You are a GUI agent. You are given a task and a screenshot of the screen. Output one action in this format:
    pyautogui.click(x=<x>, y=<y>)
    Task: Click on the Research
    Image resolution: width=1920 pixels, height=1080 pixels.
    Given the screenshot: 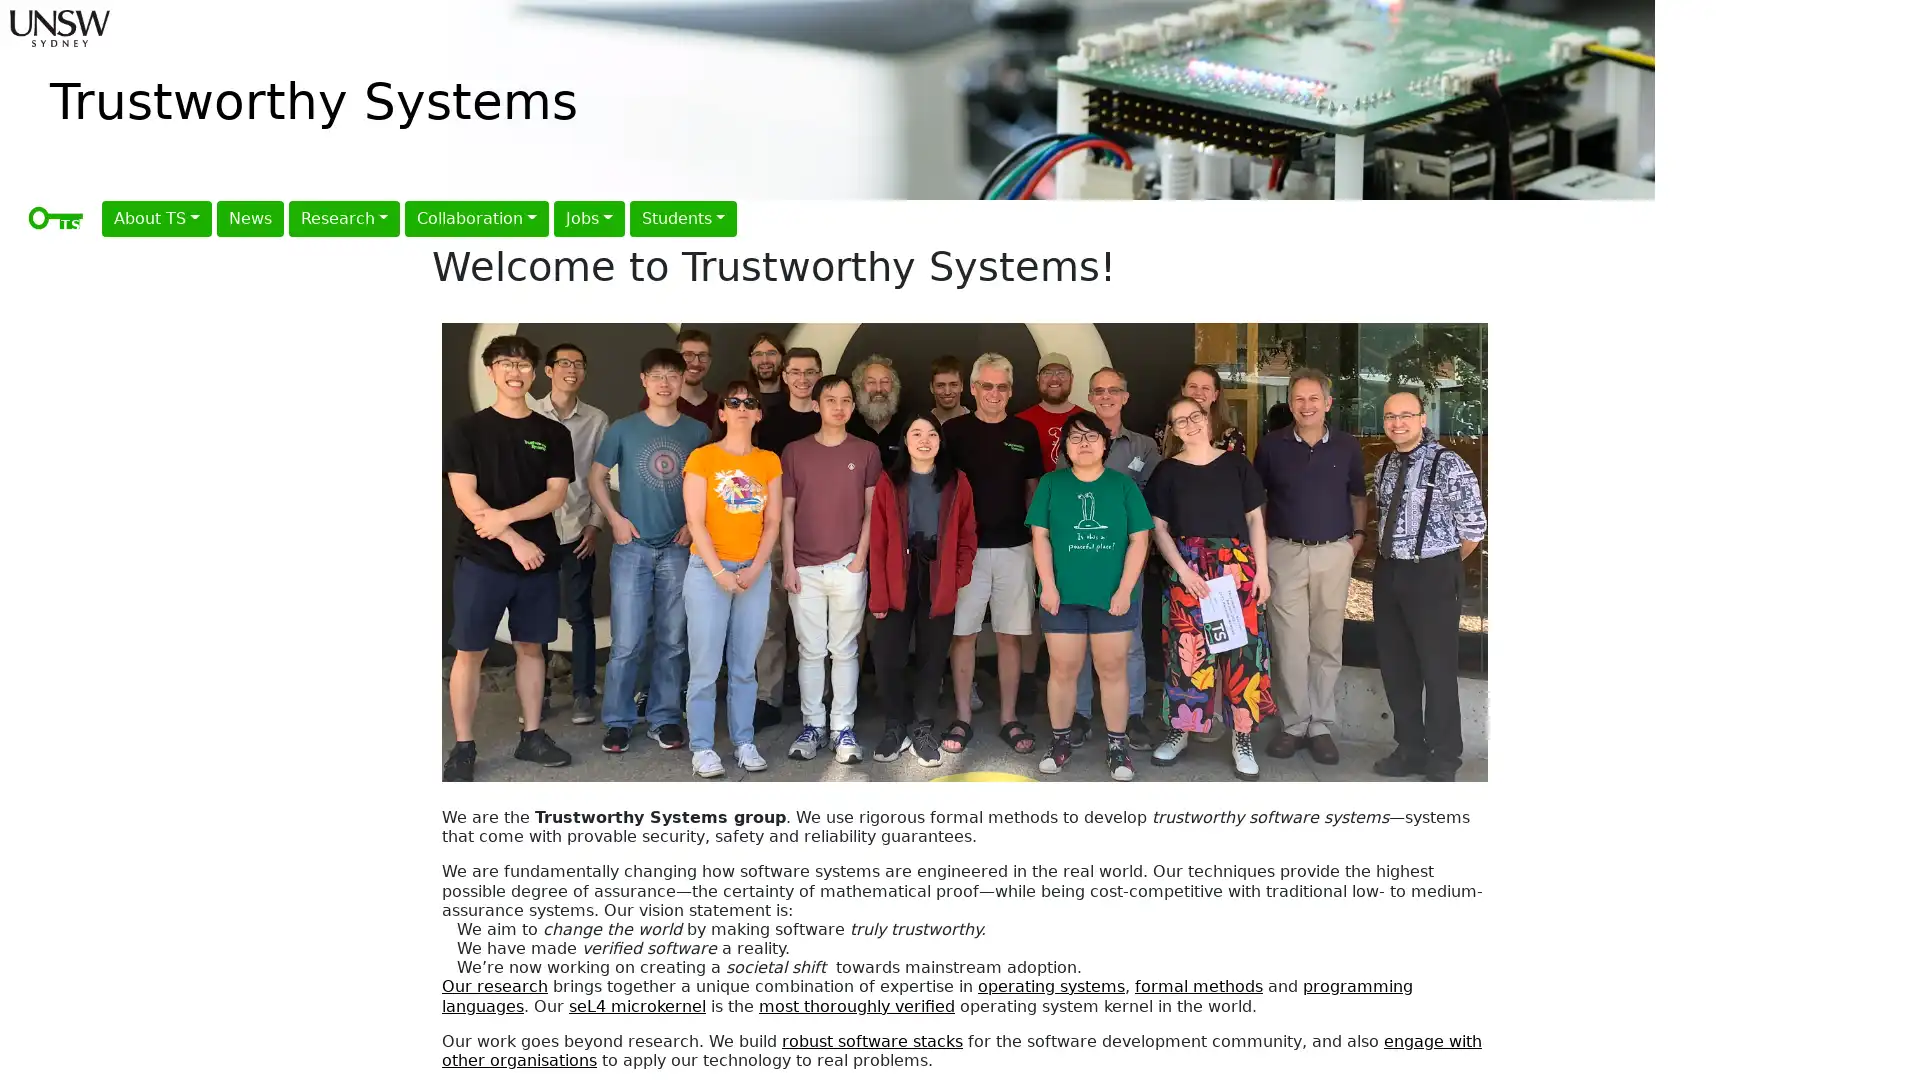 What is the action you would take?
    pyautogui.click(x=344, y=218)
    